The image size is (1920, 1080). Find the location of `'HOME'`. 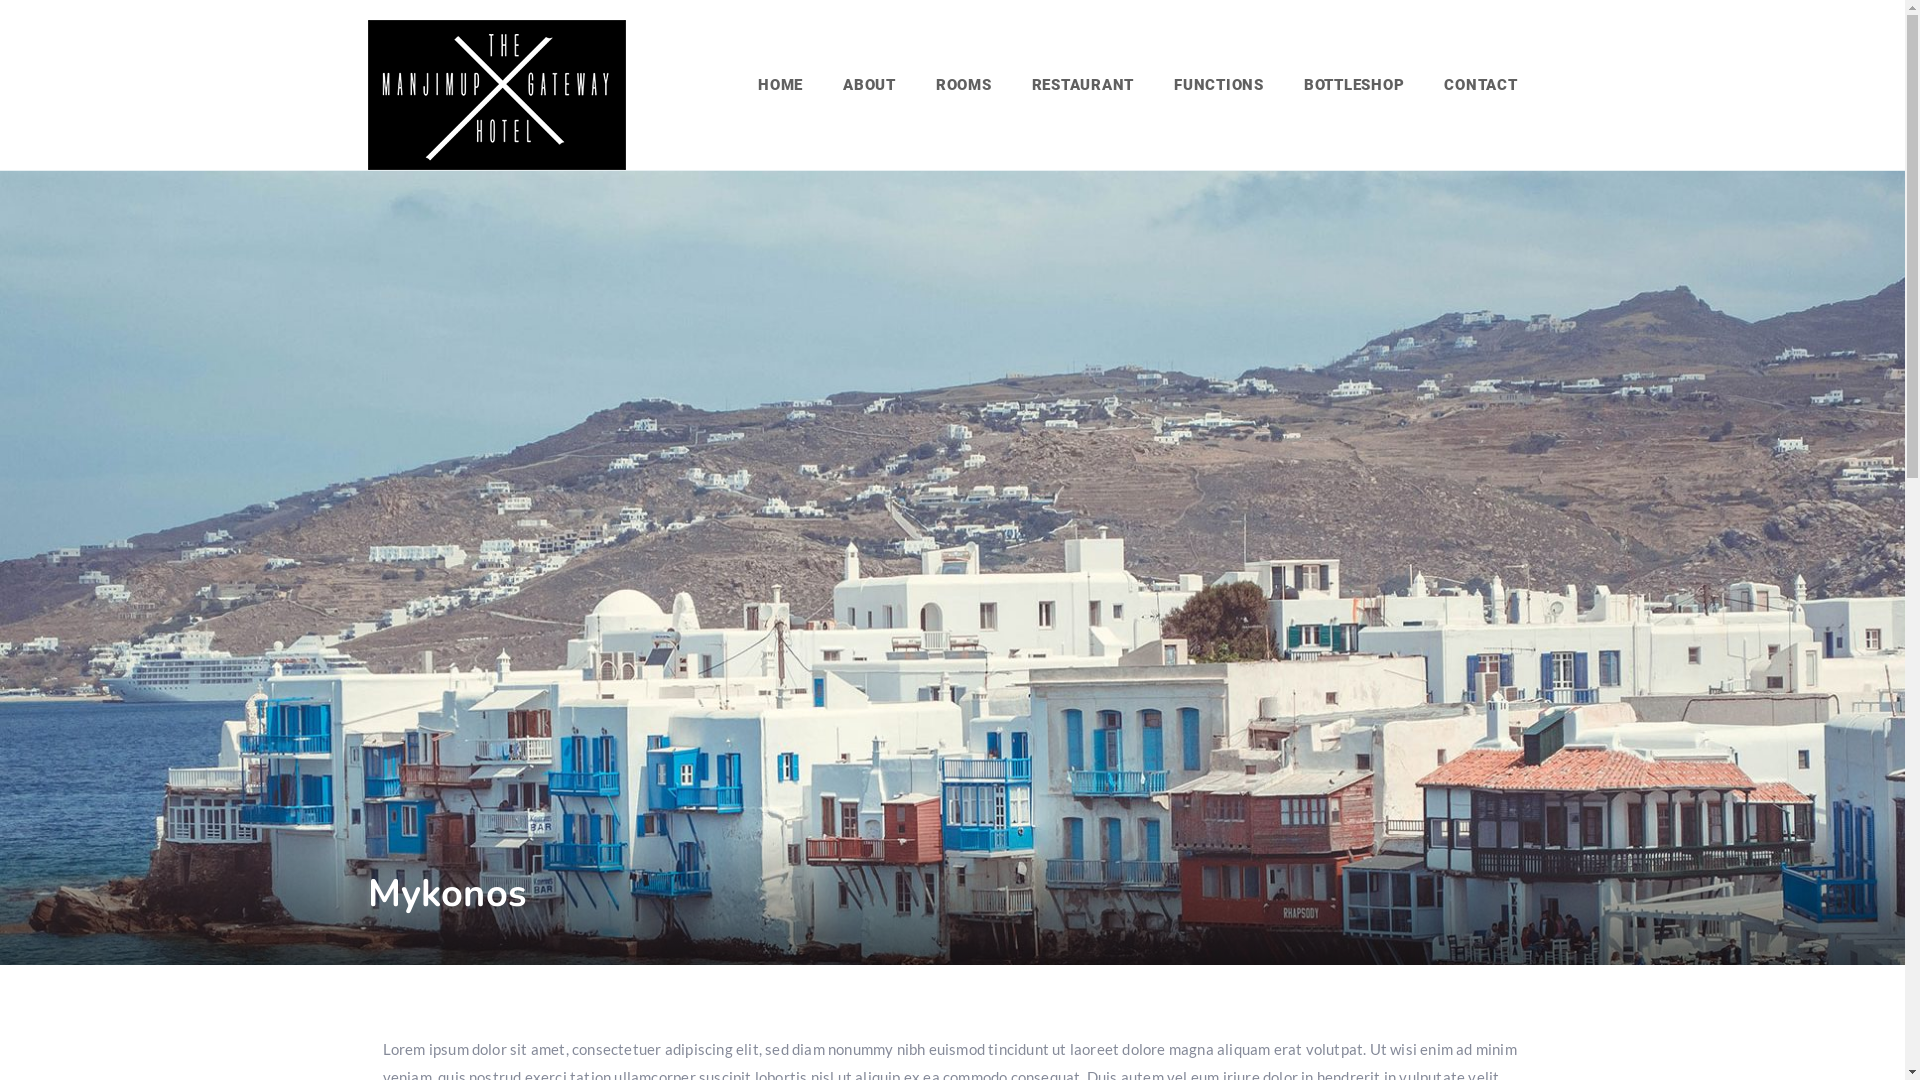

'HOME' is located at coordinates (737, 83).